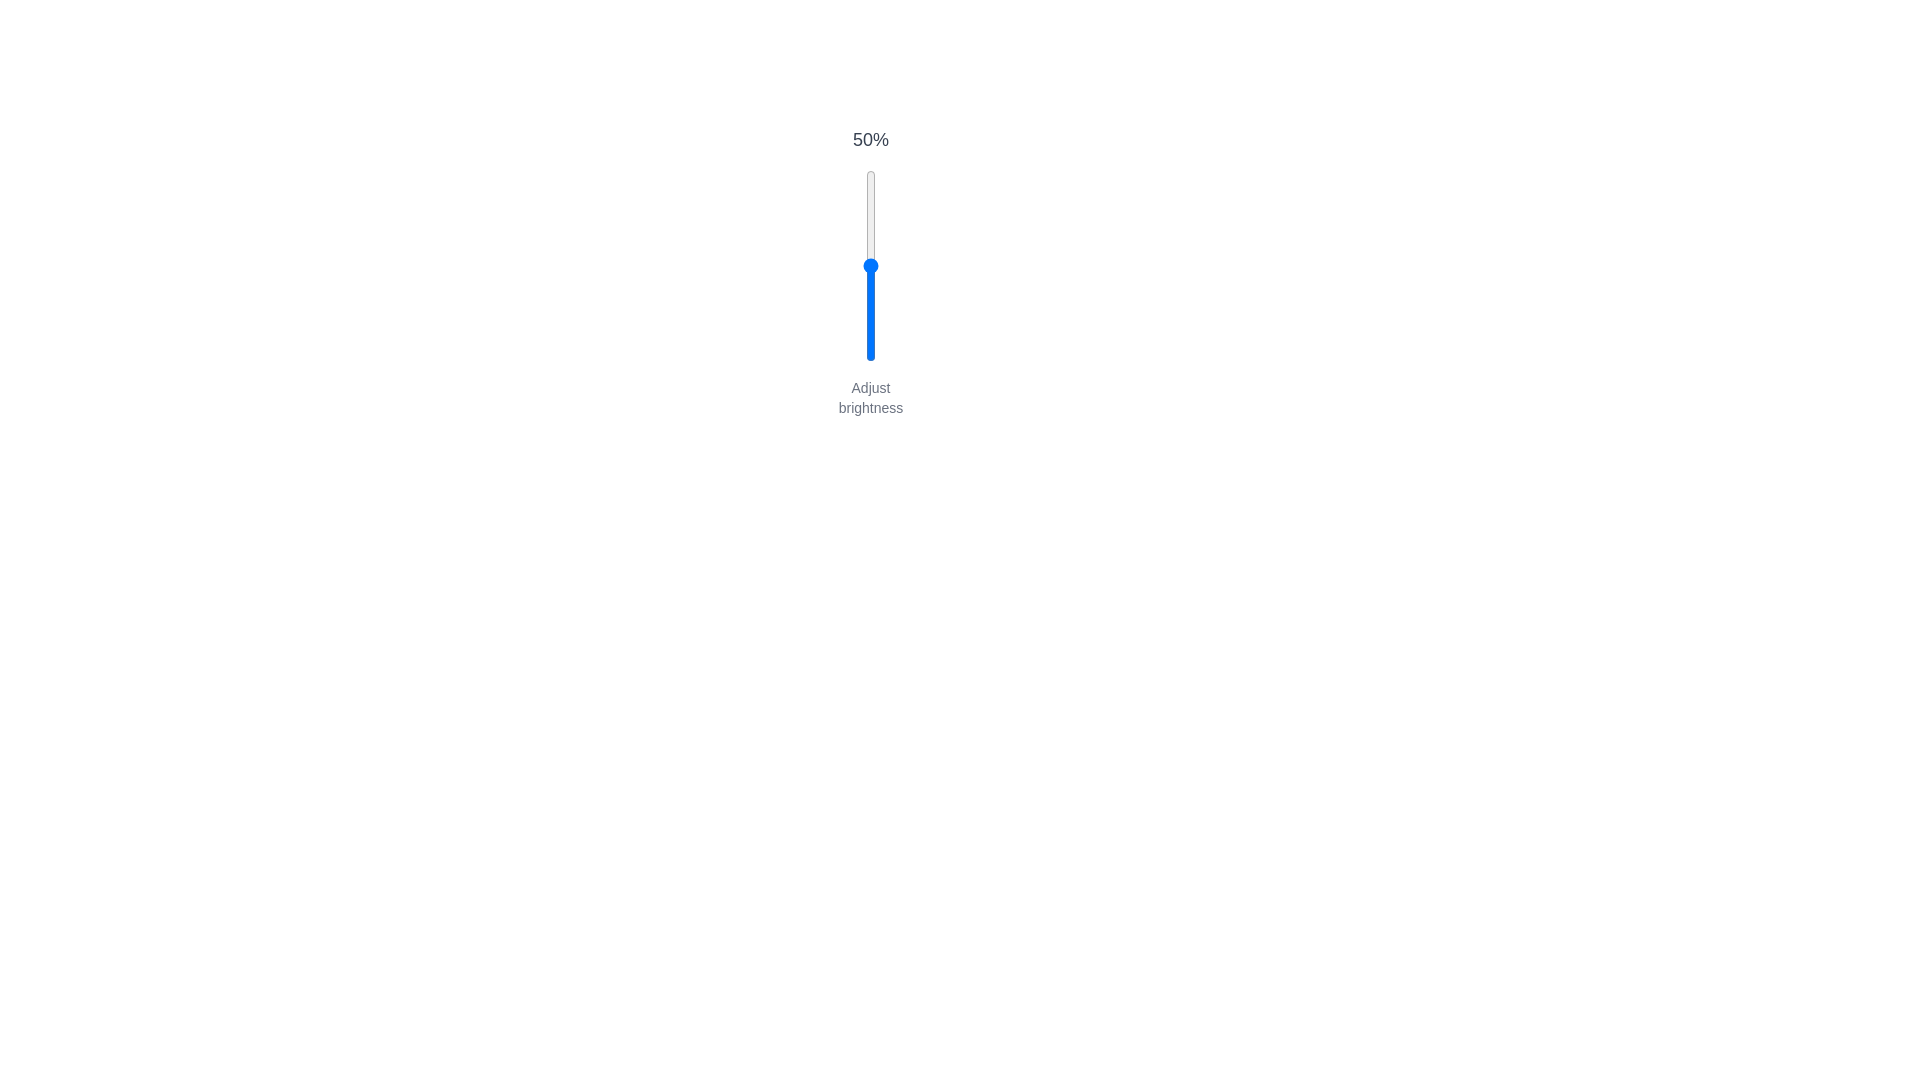 The image size is (1920, 1080). I want to click on brightness, so click(870, 330).